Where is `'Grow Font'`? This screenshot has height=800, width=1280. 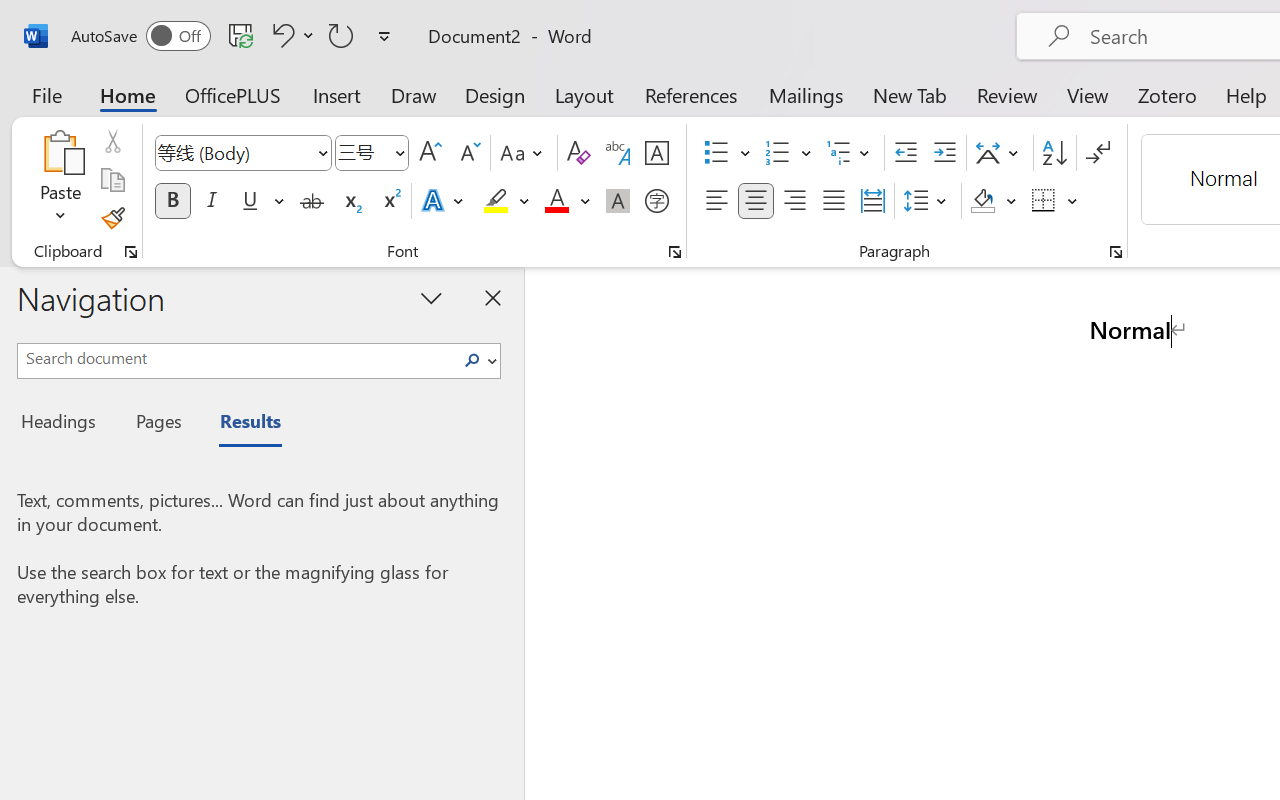 'Grow Font' is located at coordinates (429, 153).